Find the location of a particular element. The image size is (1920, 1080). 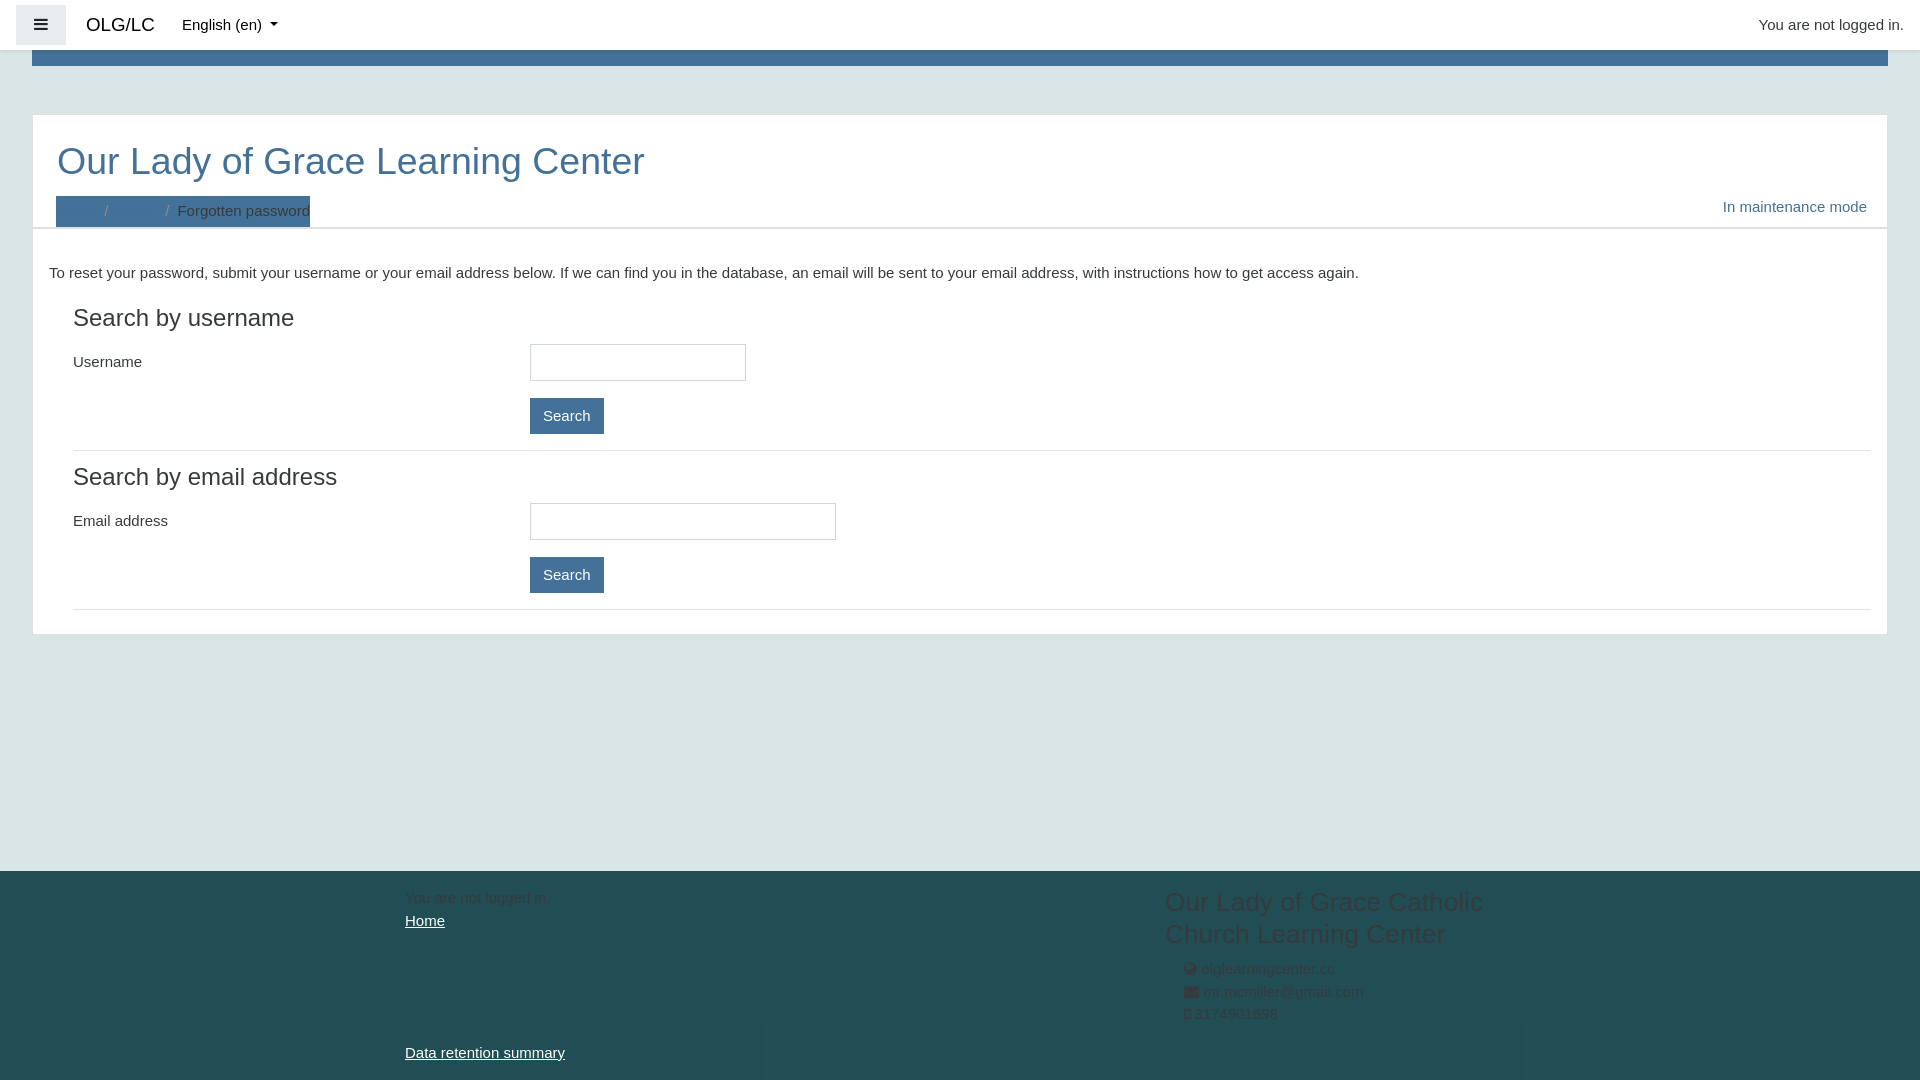

'Home' is located at coordinates (76, 210).